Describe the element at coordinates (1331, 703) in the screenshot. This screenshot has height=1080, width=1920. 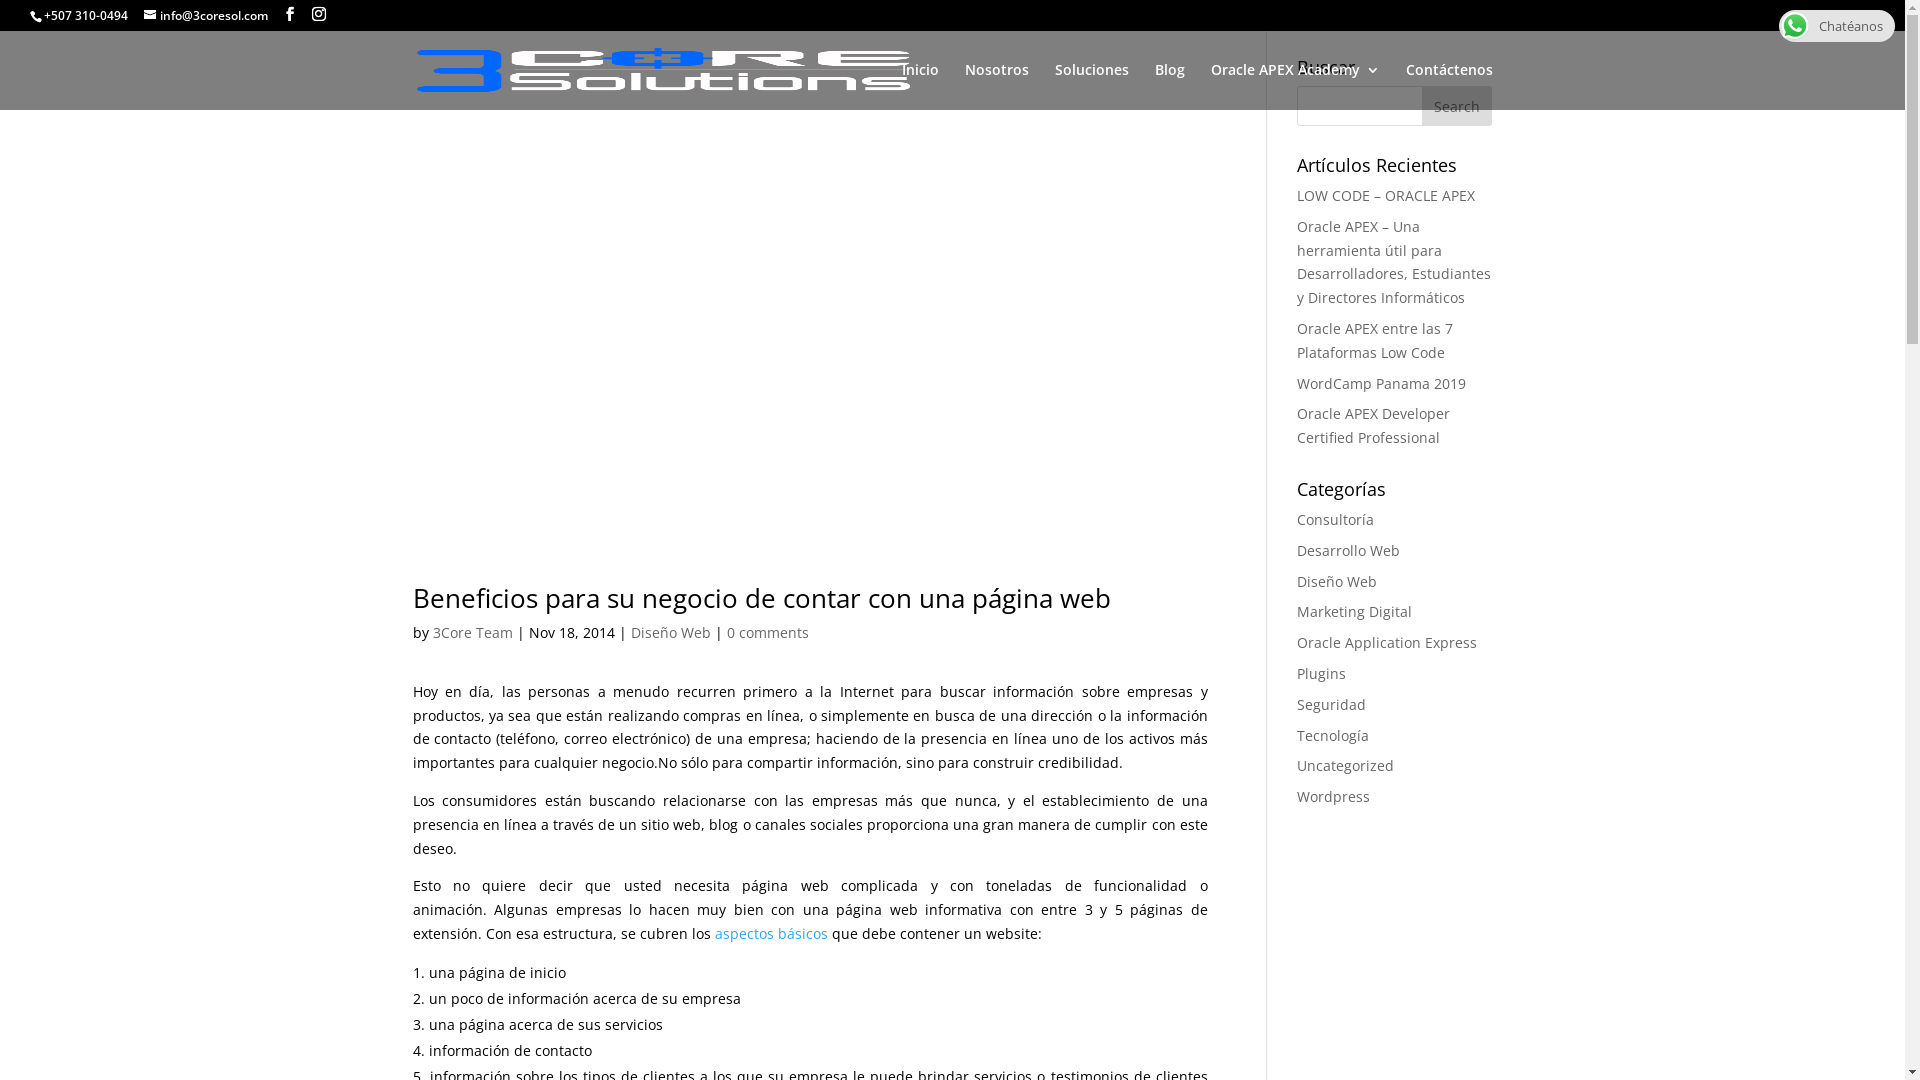
I see `'Seguridad'` at that location.